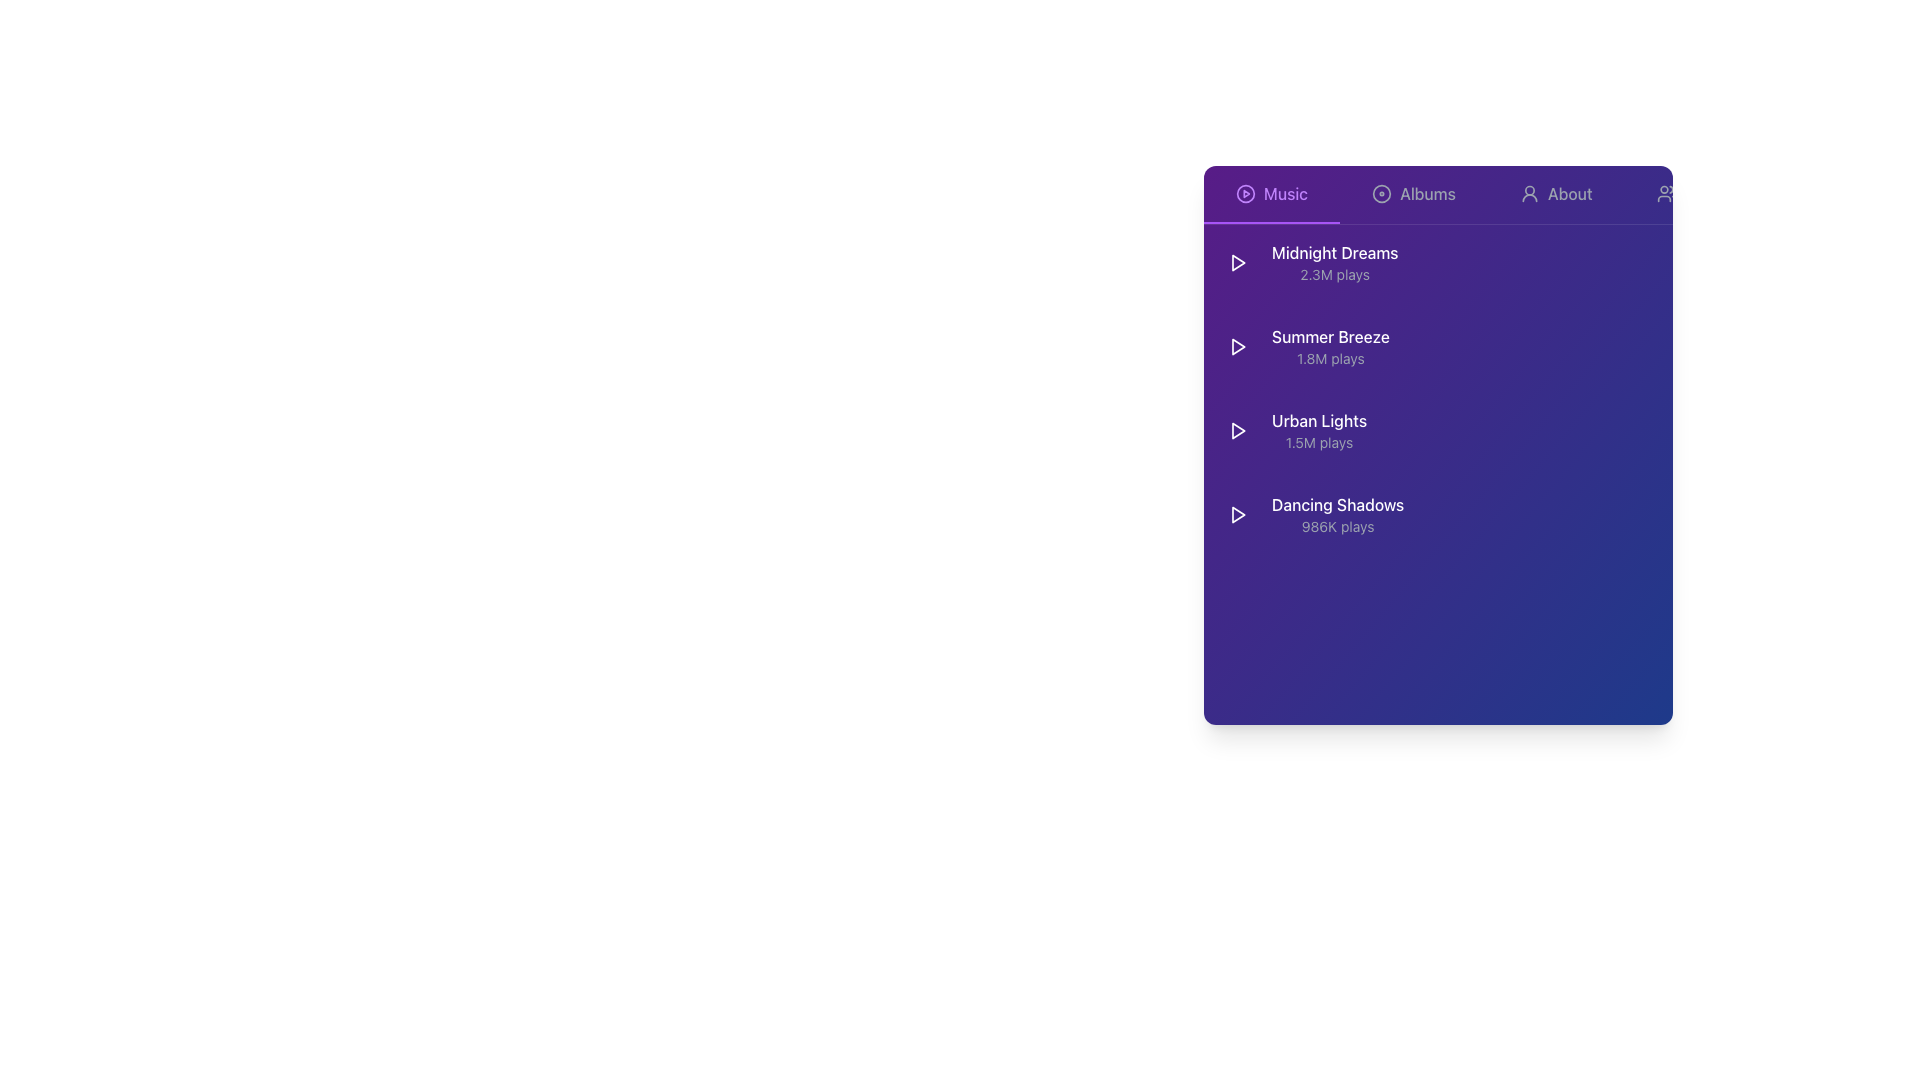 The width and height of the screenshot is (1920, 1080). Describe the element at coordinates (1427, 193) in the screenshot. I see `the 'Albums' label in the navigation header` at that location.